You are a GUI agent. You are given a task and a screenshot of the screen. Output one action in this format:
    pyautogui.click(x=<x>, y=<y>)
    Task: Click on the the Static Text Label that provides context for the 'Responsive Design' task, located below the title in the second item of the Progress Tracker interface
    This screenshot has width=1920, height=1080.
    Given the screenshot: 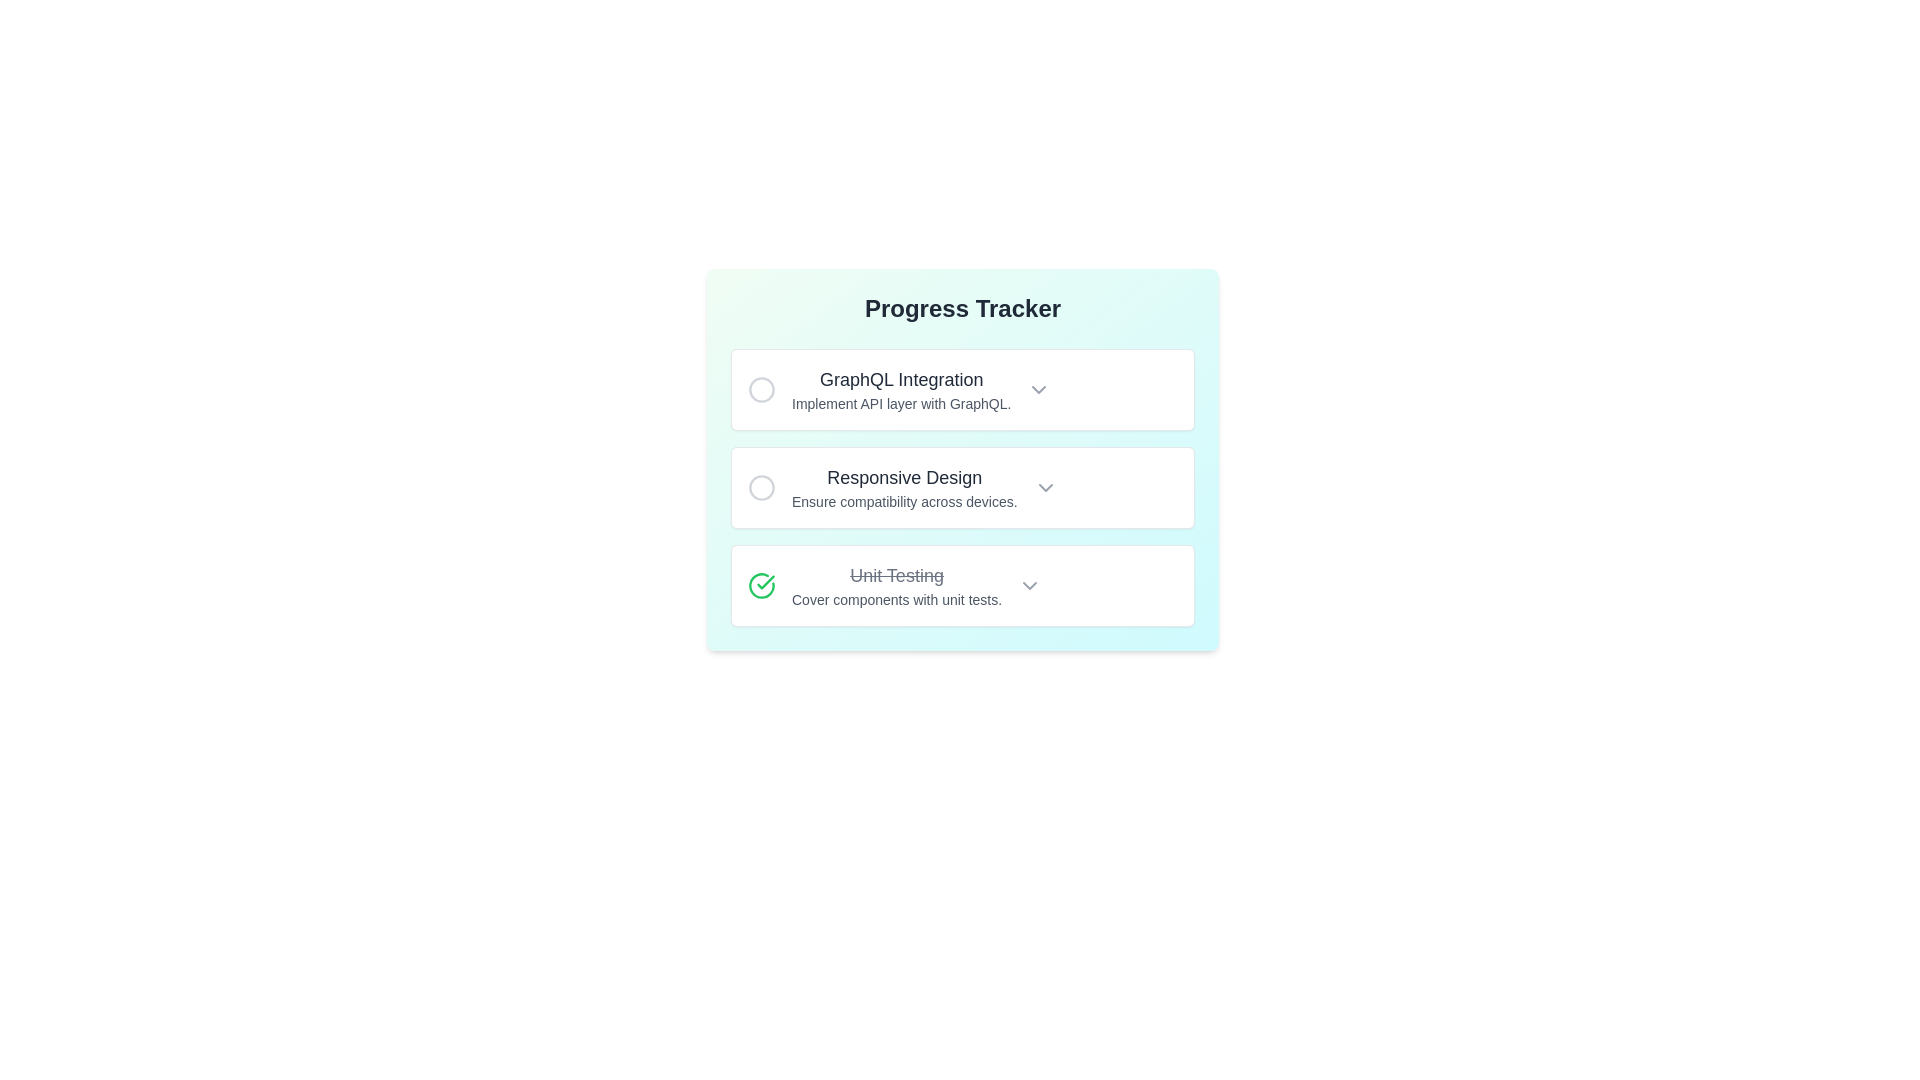 What is the action you would take?
    pyautogui.click(x=903, y=500)
    